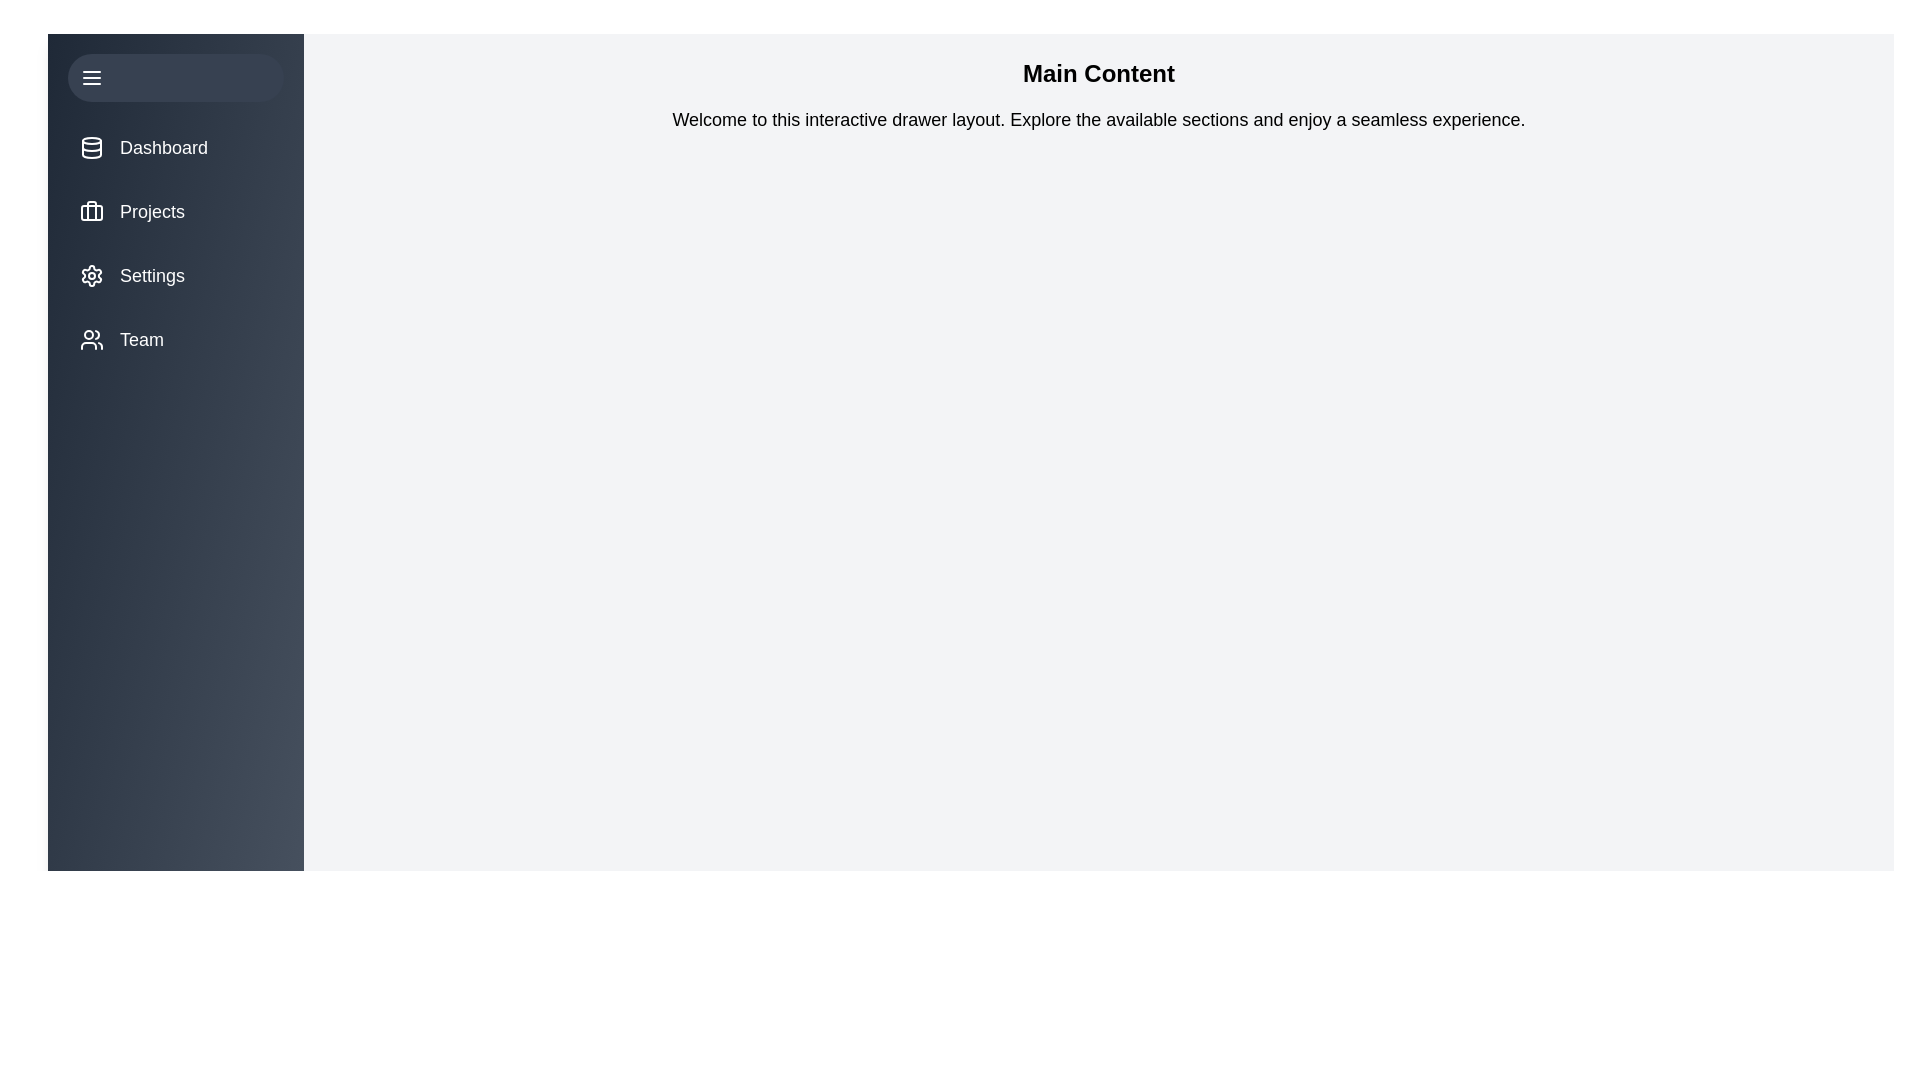 This screenshot has width=1920, height=1080. I want to click on the menu item Settings from the drawer, so click(176, 276).